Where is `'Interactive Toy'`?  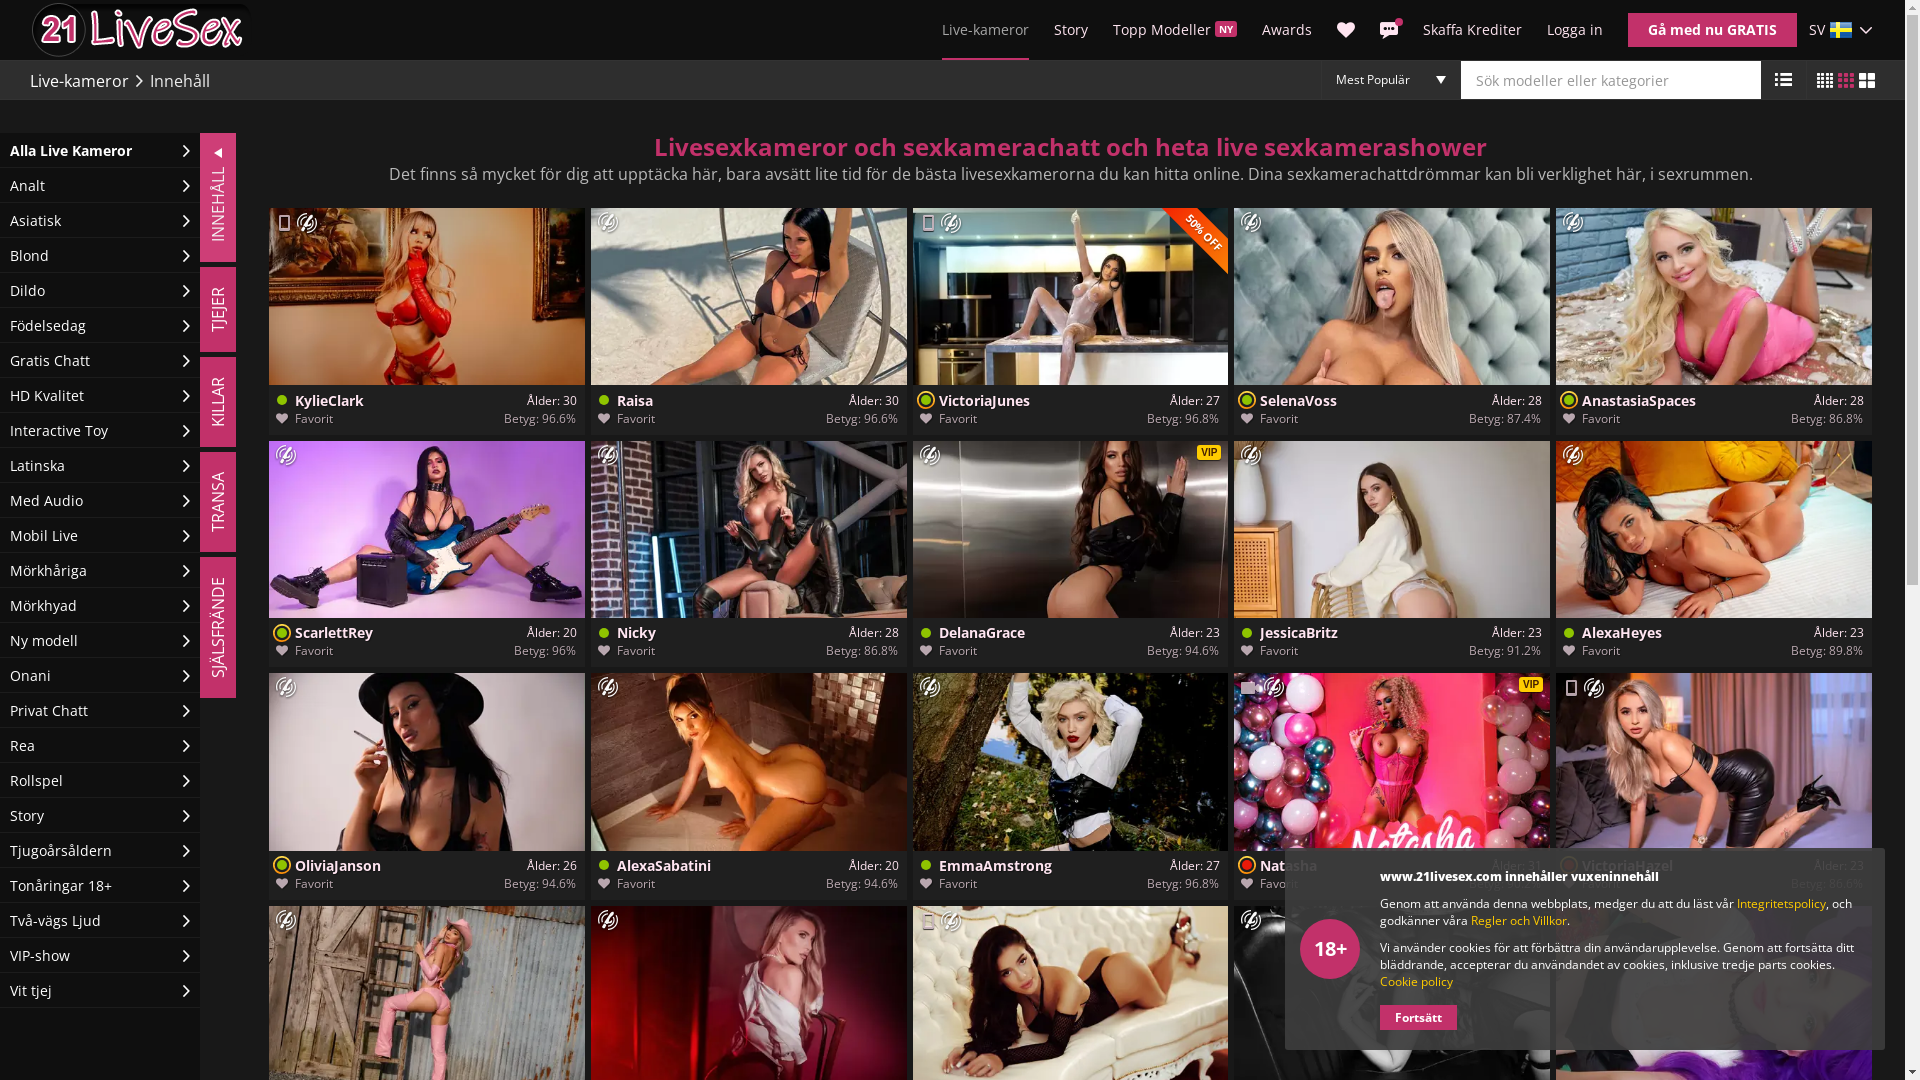
'Interactive Toy' is located at coordinates (99, 429).